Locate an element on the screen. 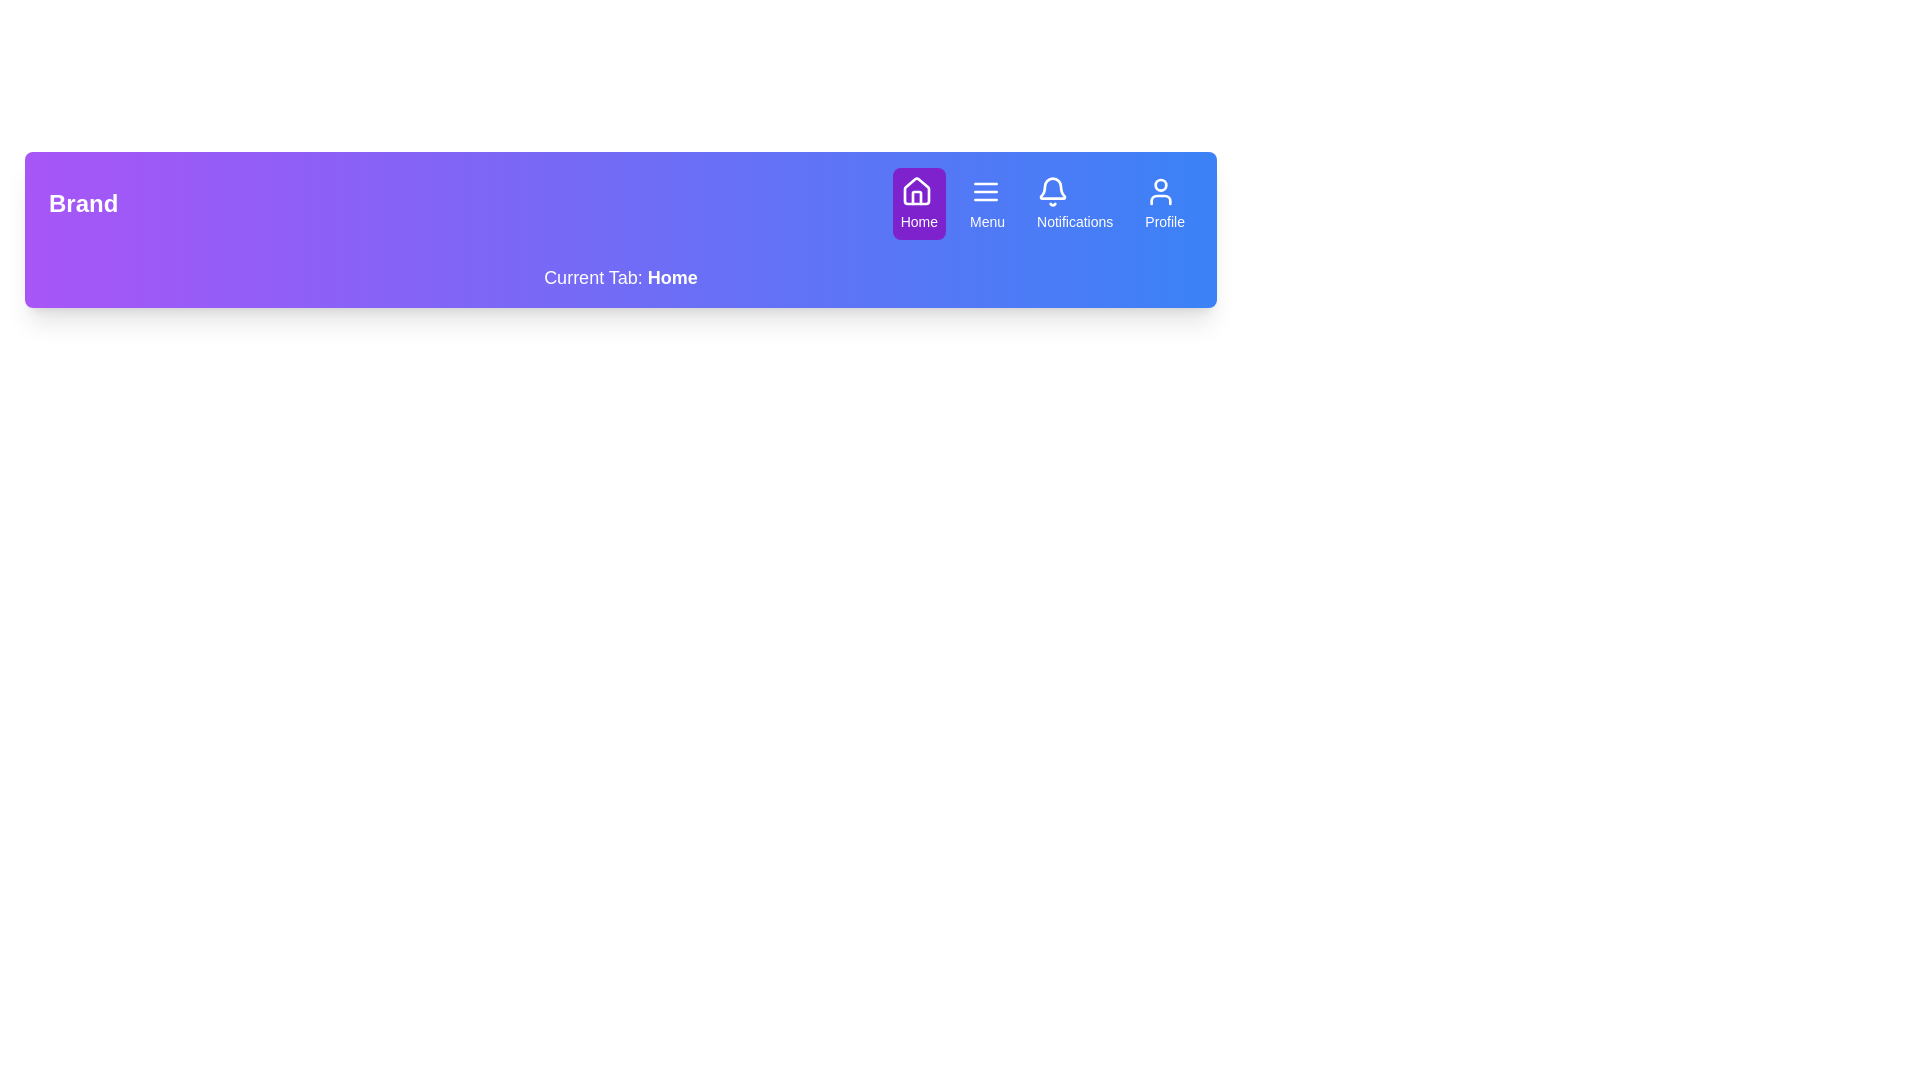  the user profile text label located on the far right of the navigation bar is located at coordinates (1165, 222).